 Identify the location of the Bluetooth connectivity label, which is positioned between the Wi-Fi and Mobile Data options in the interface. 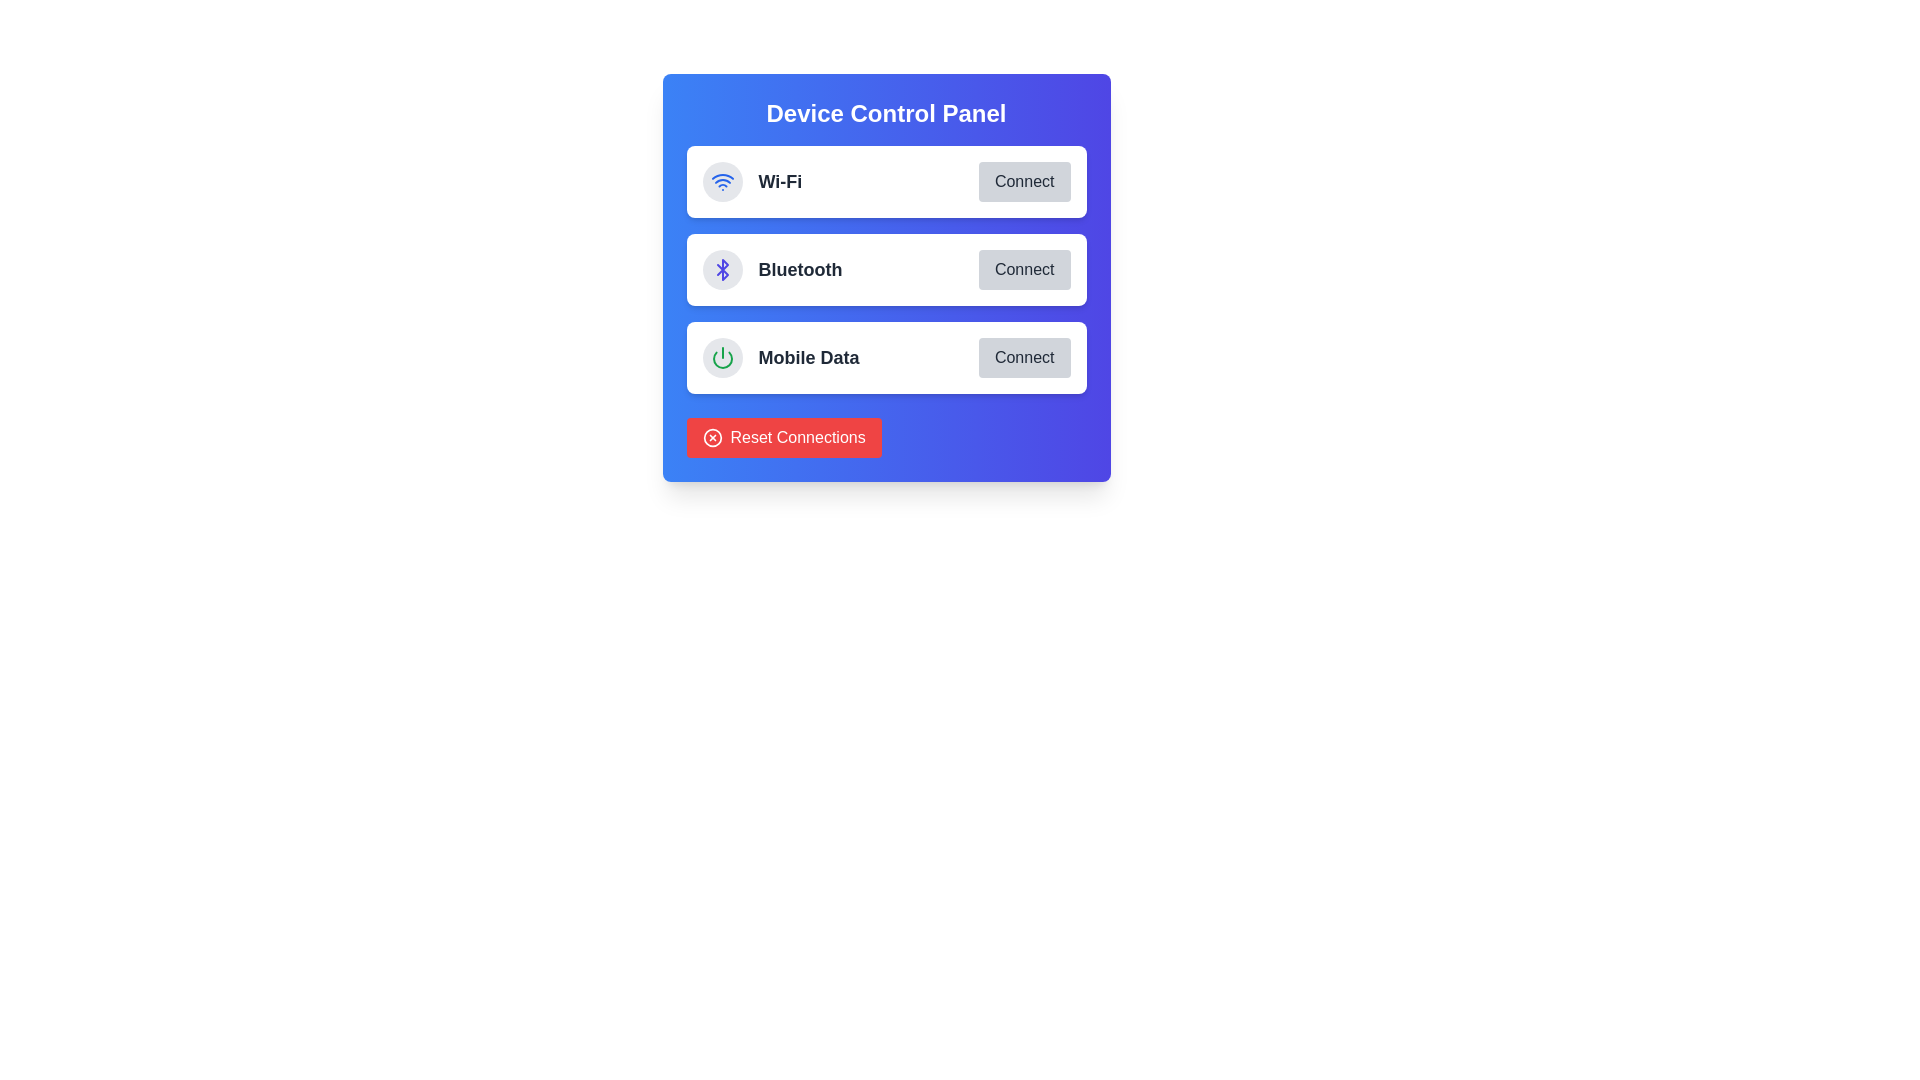
(771, 270).